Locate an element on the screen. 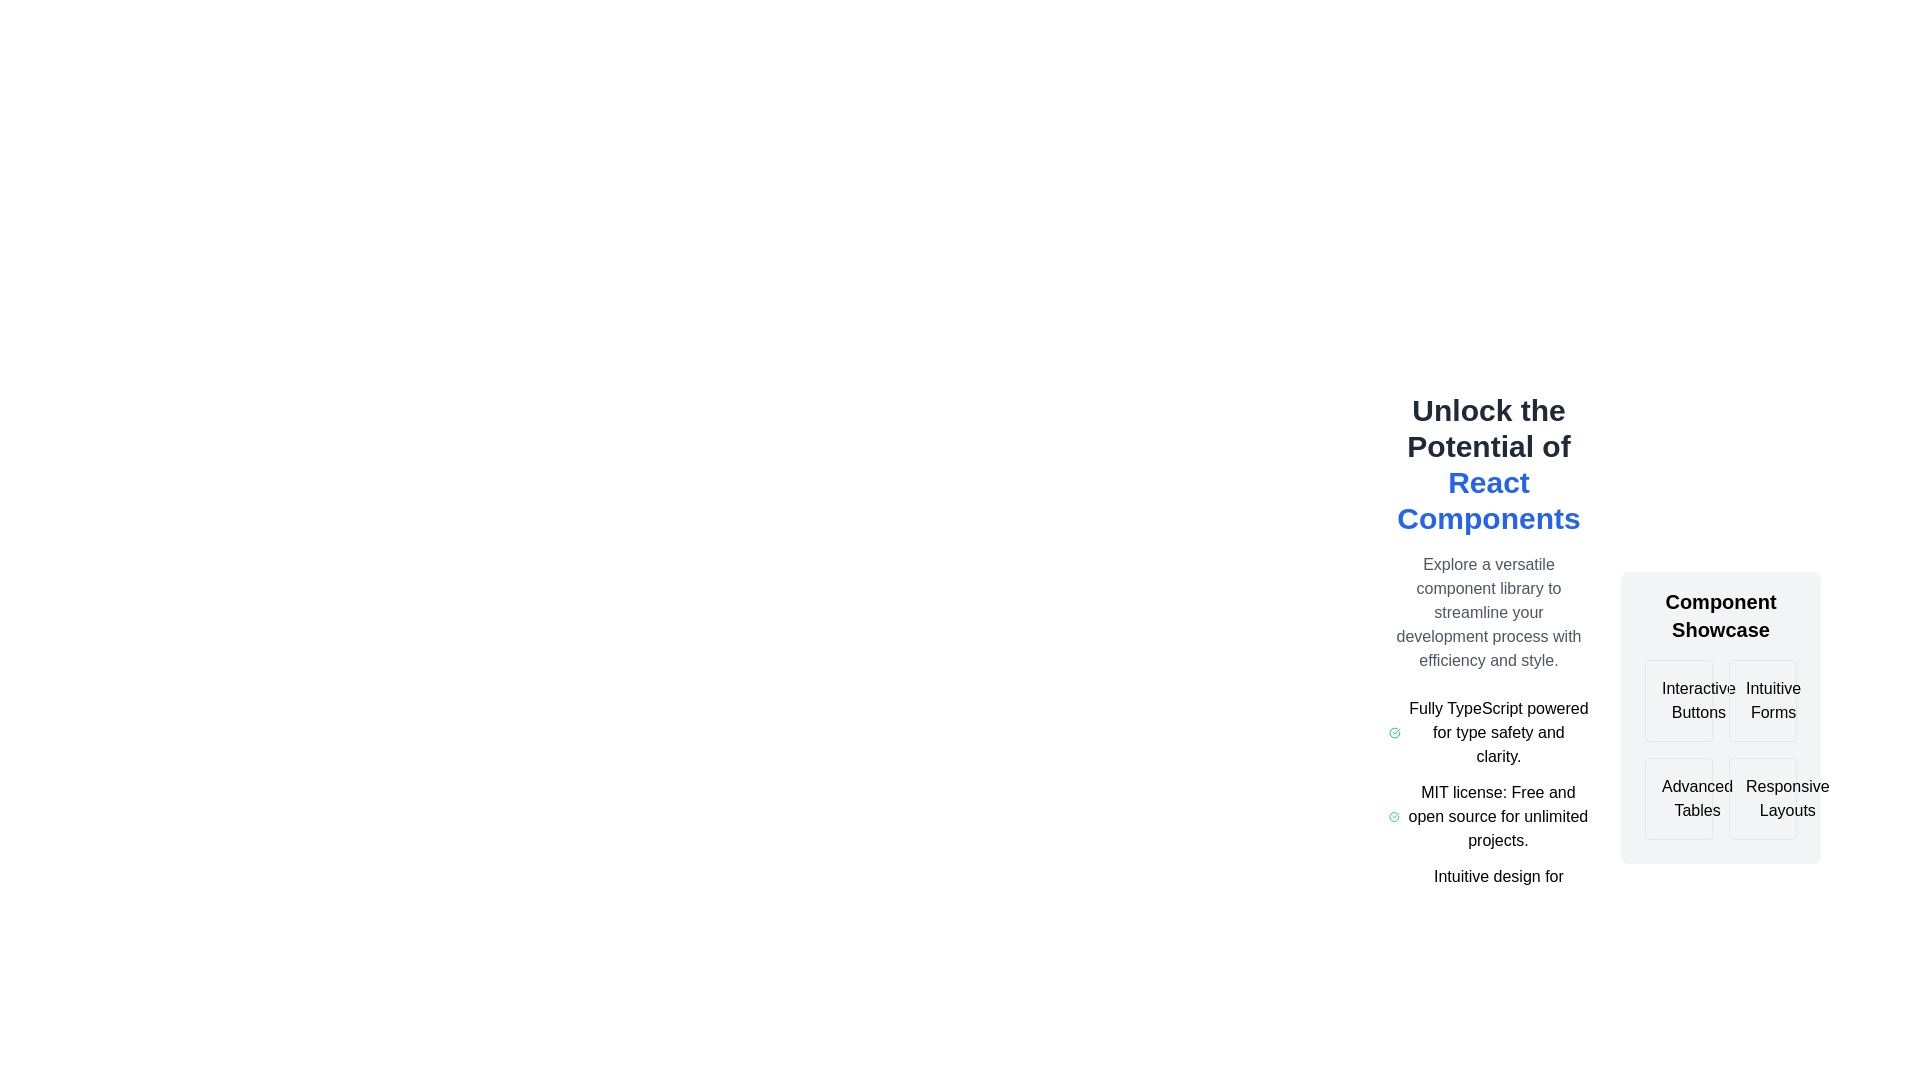 This screenshot has height=1080, width=1920. the prominent header text that reads 'Unlock the Potential of React Components', which is styled in bold and extra-large font, with 'React Components' emphasized in blue is located at coordinates (1488, 465).